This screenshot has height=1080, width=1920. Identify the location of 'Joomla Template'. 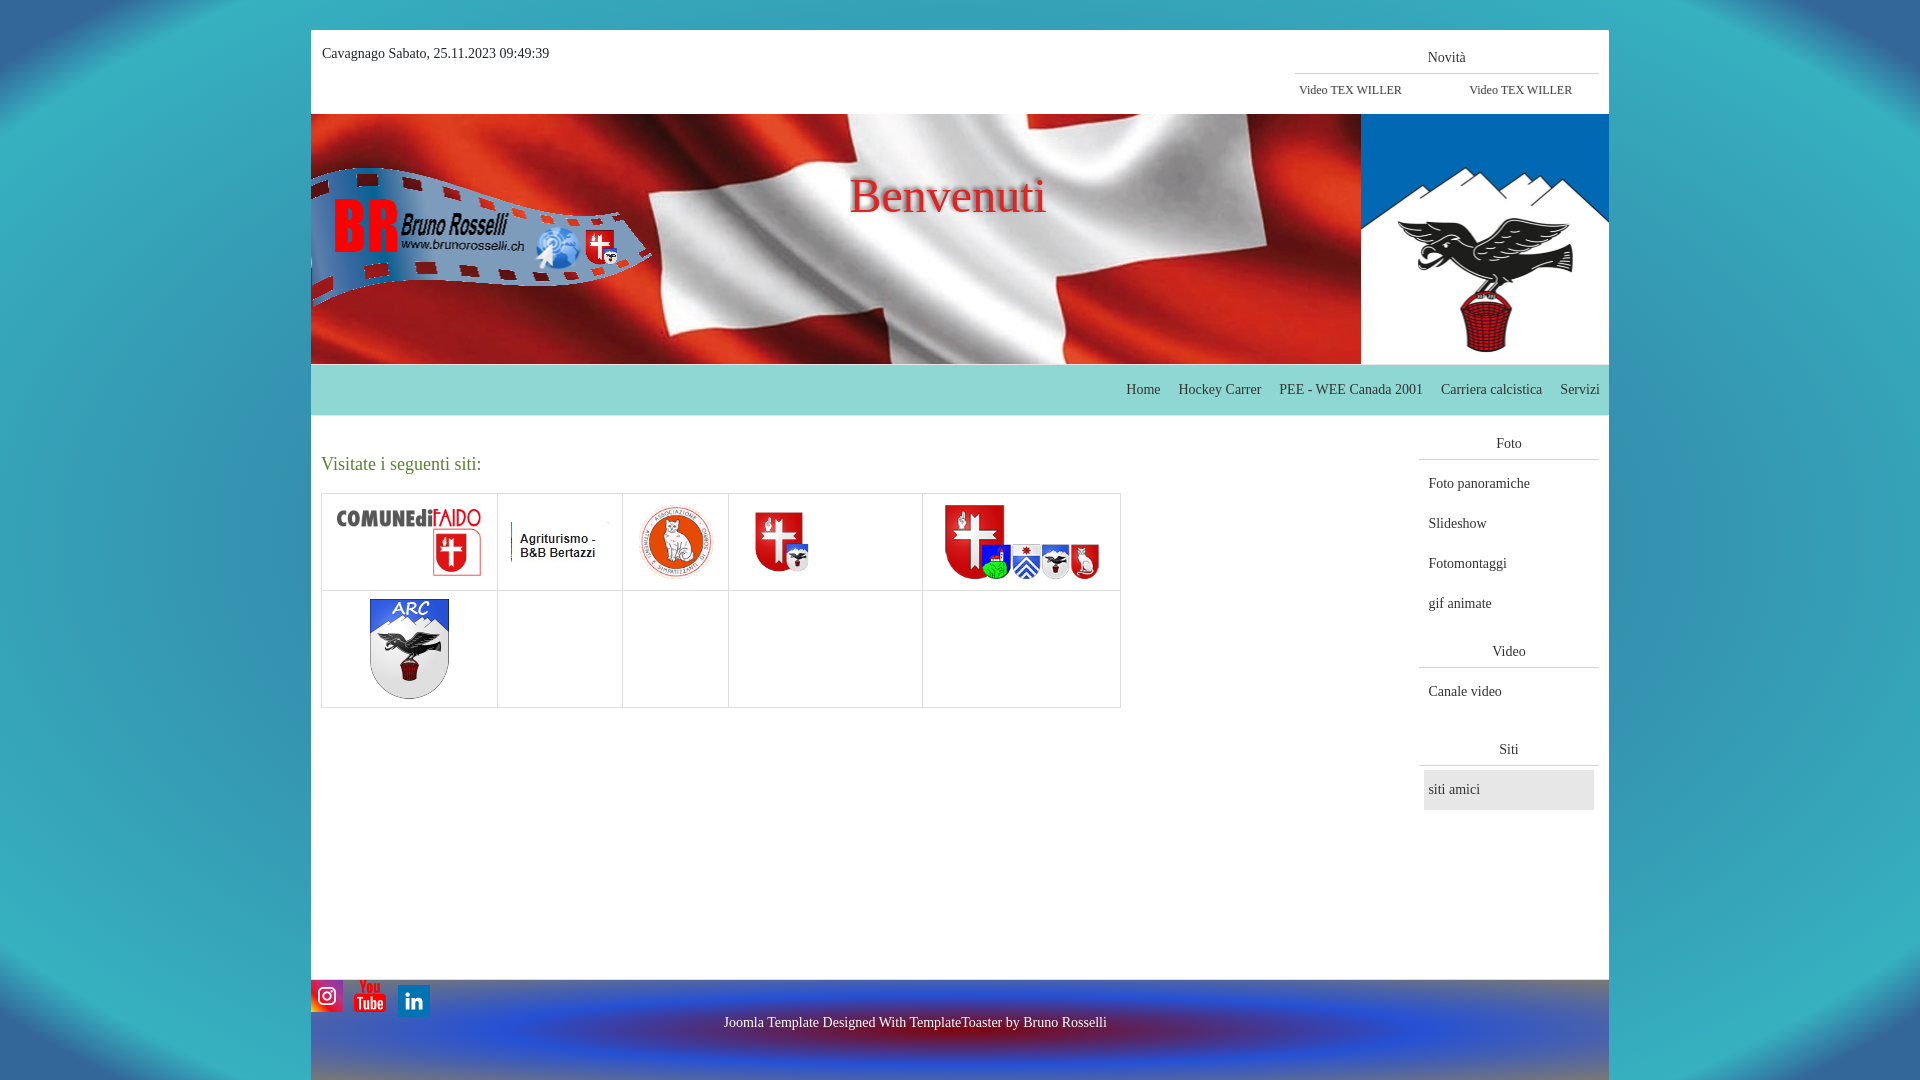
(771, 1022).